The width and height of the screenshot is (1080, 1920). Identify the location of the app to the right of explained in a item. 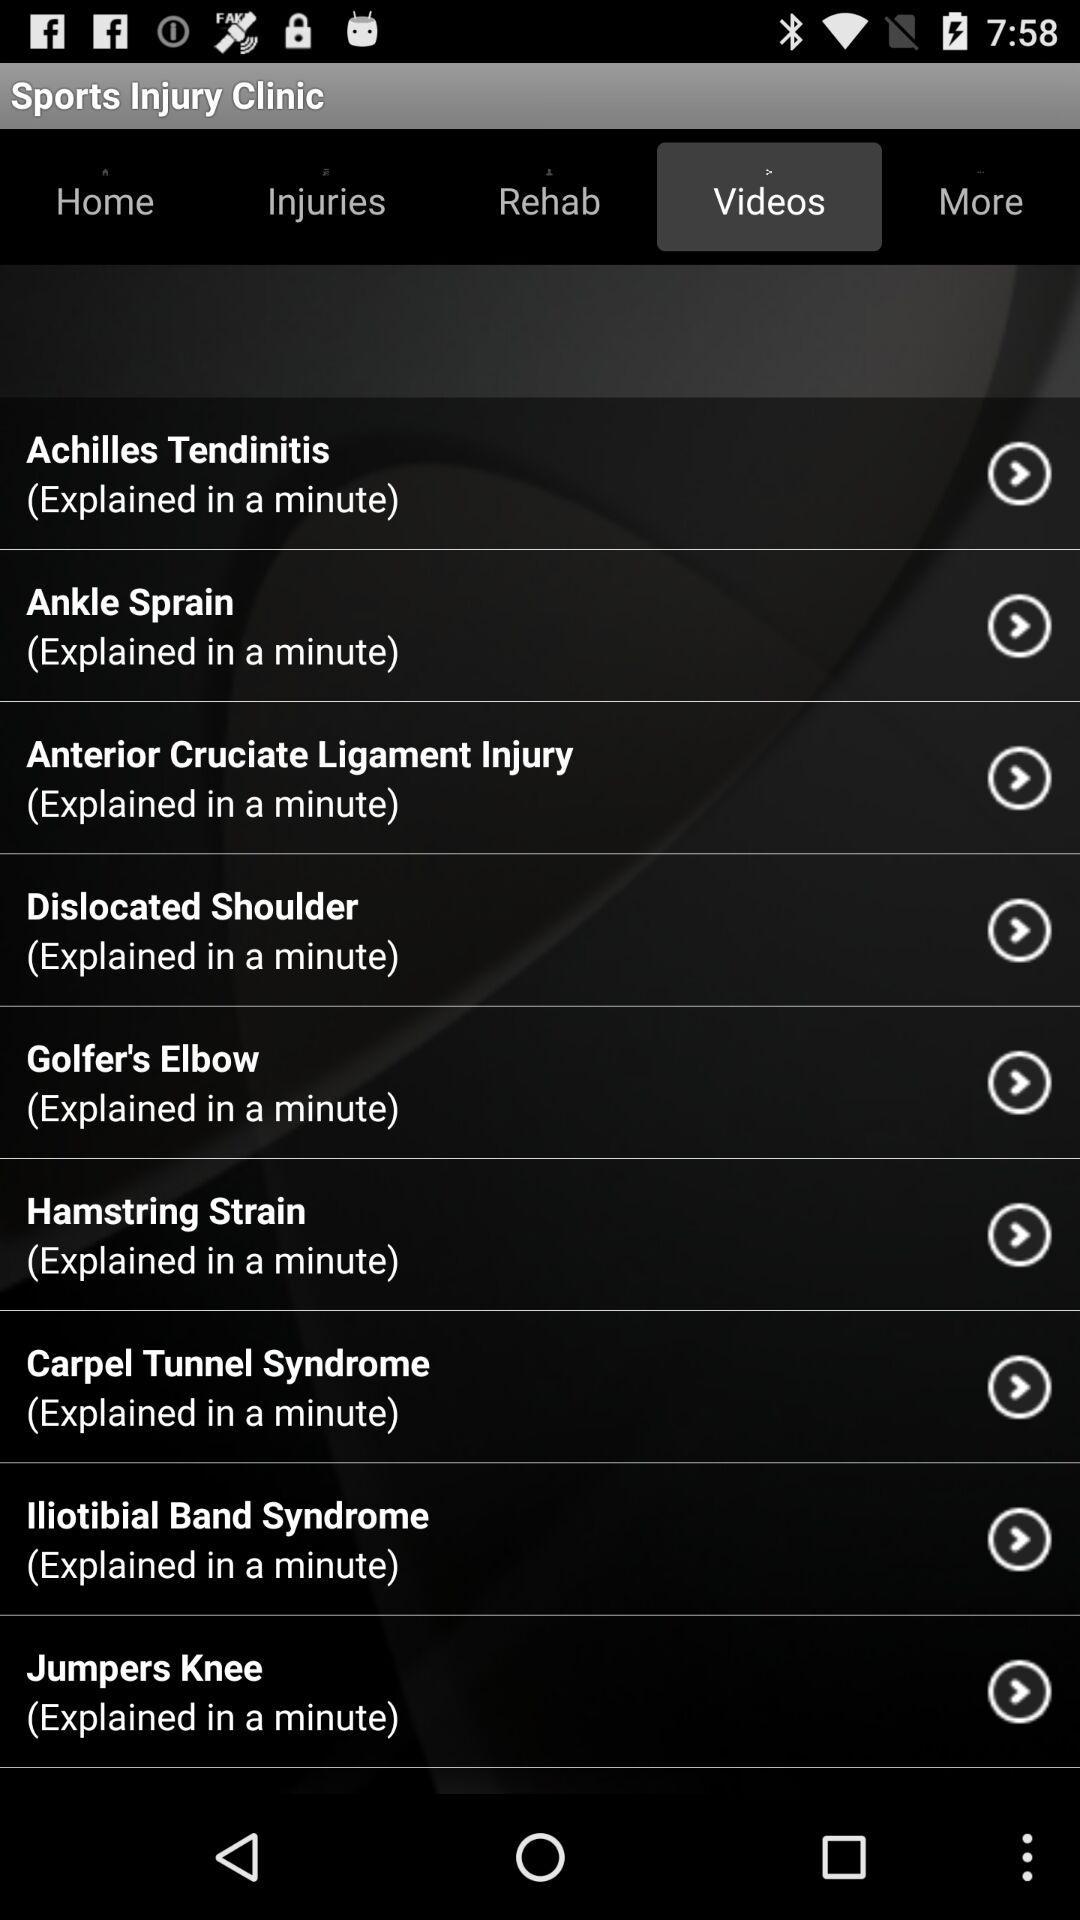
(1019, 1081).